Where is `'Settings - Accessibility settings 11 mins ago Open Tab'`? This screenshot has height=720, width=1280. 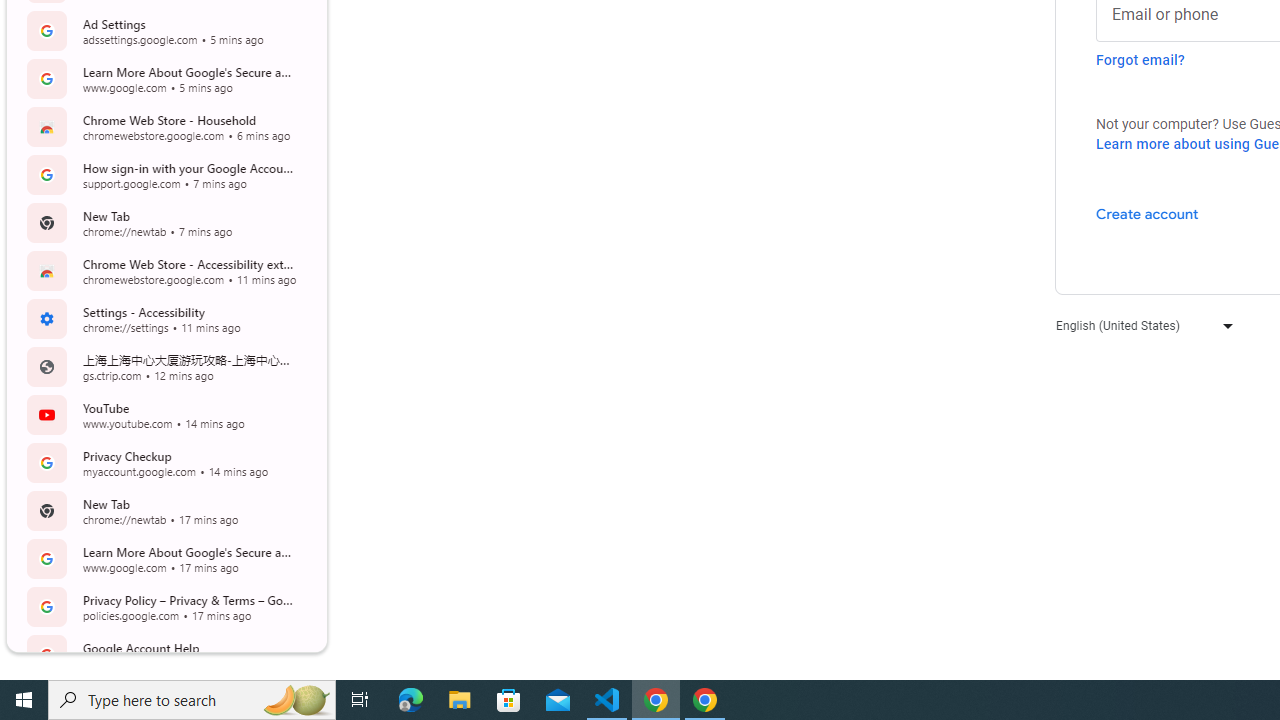 'Settings - Accessibility settings 11 mins ago Open Tab' is located at coordinates (164, 317).